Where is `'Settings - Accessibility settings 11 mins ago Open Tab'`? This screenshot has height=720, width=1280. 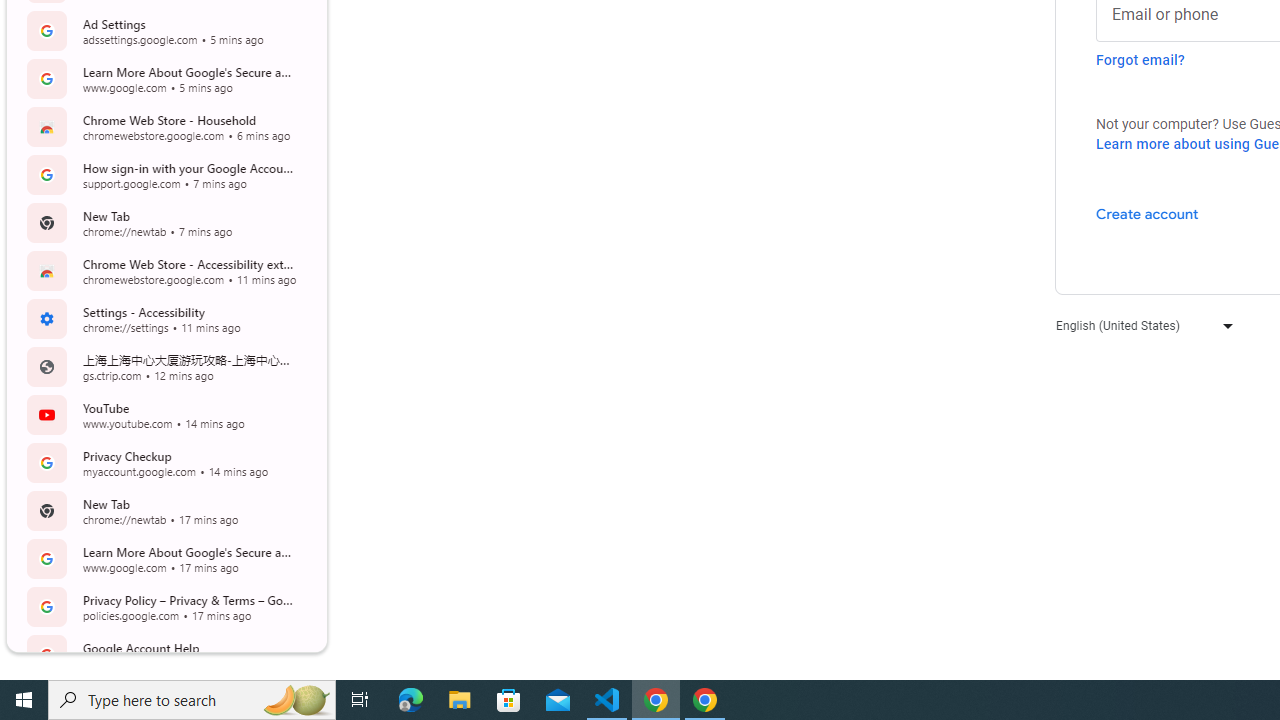 'Settings - Accessibility settings 11 mins ago Open Tab' is located at coordinates (164, 317).